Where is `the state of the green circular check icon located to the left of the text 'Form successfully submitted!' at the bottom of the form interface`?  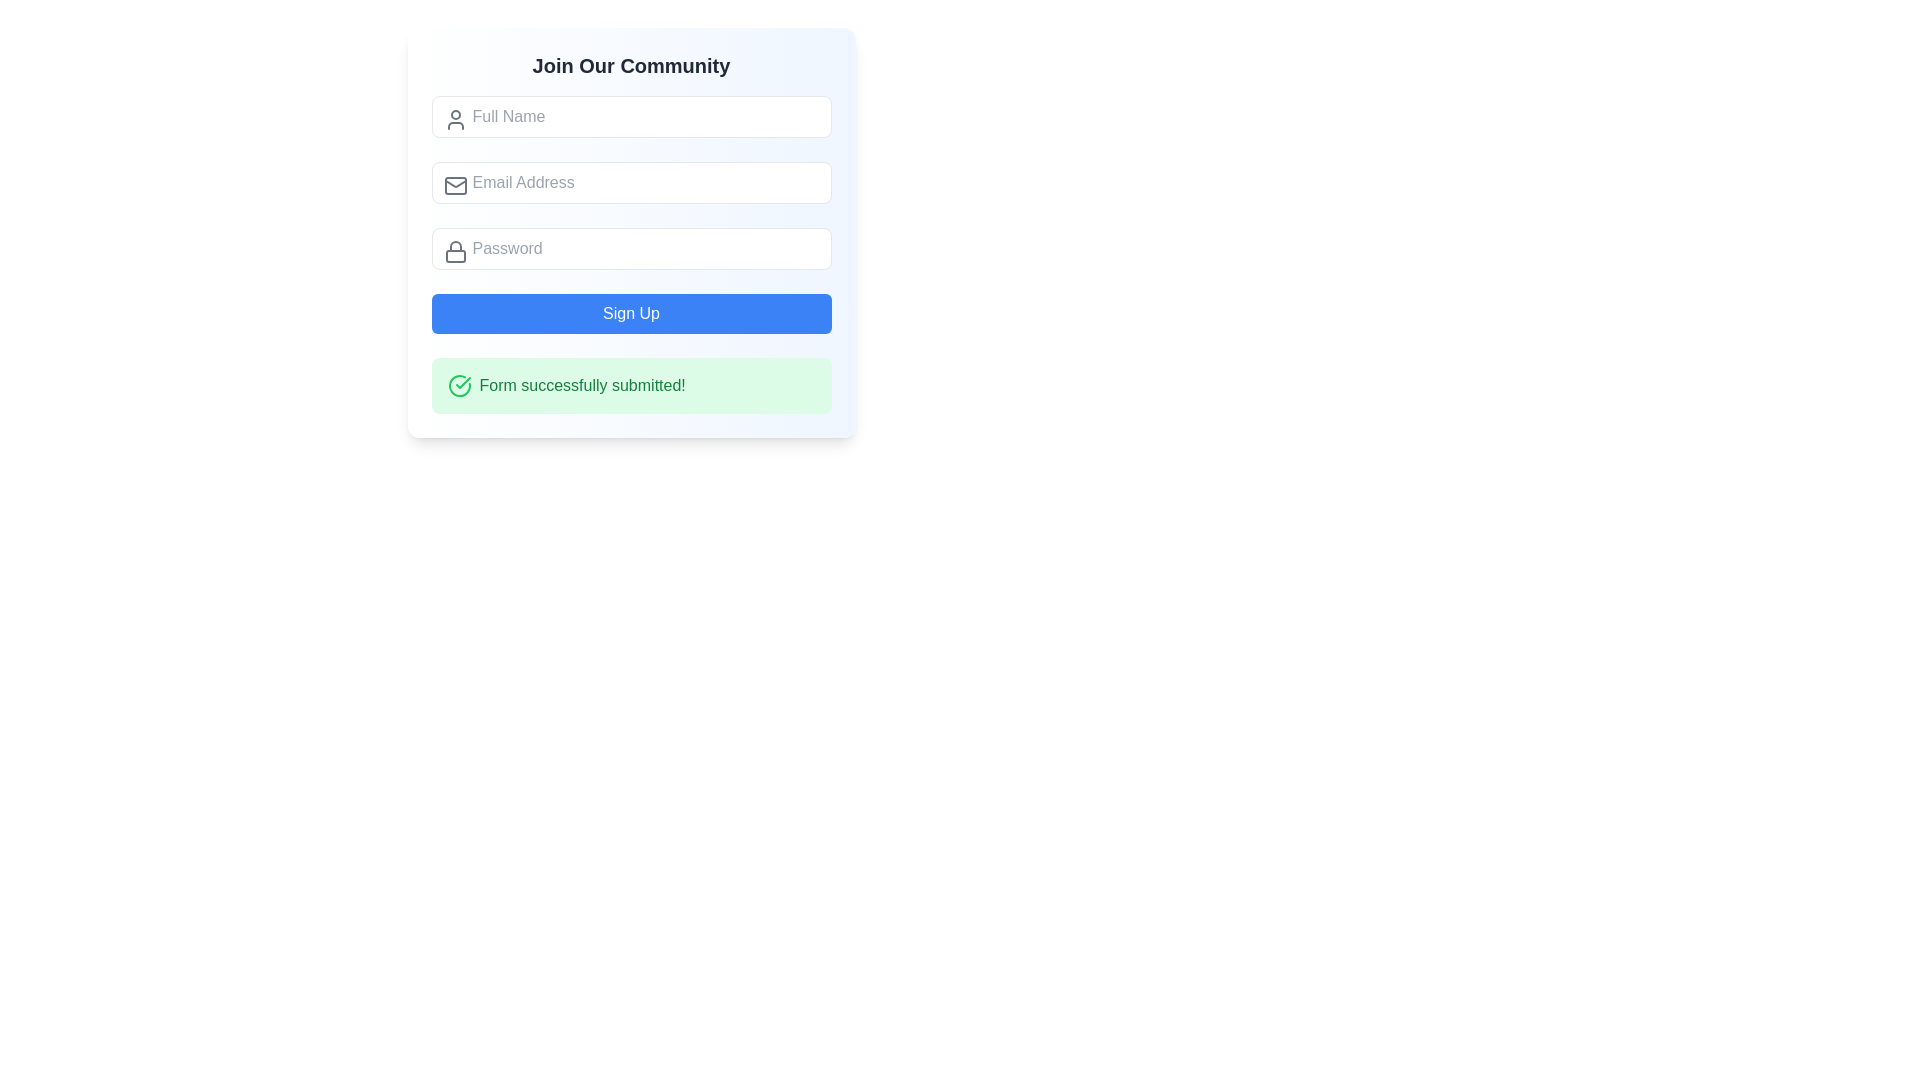 the state of the green circular check icon located to the left of the text 'Form successfully submitted!' at the bottom of the form interface is located at coordinates (458, 385).